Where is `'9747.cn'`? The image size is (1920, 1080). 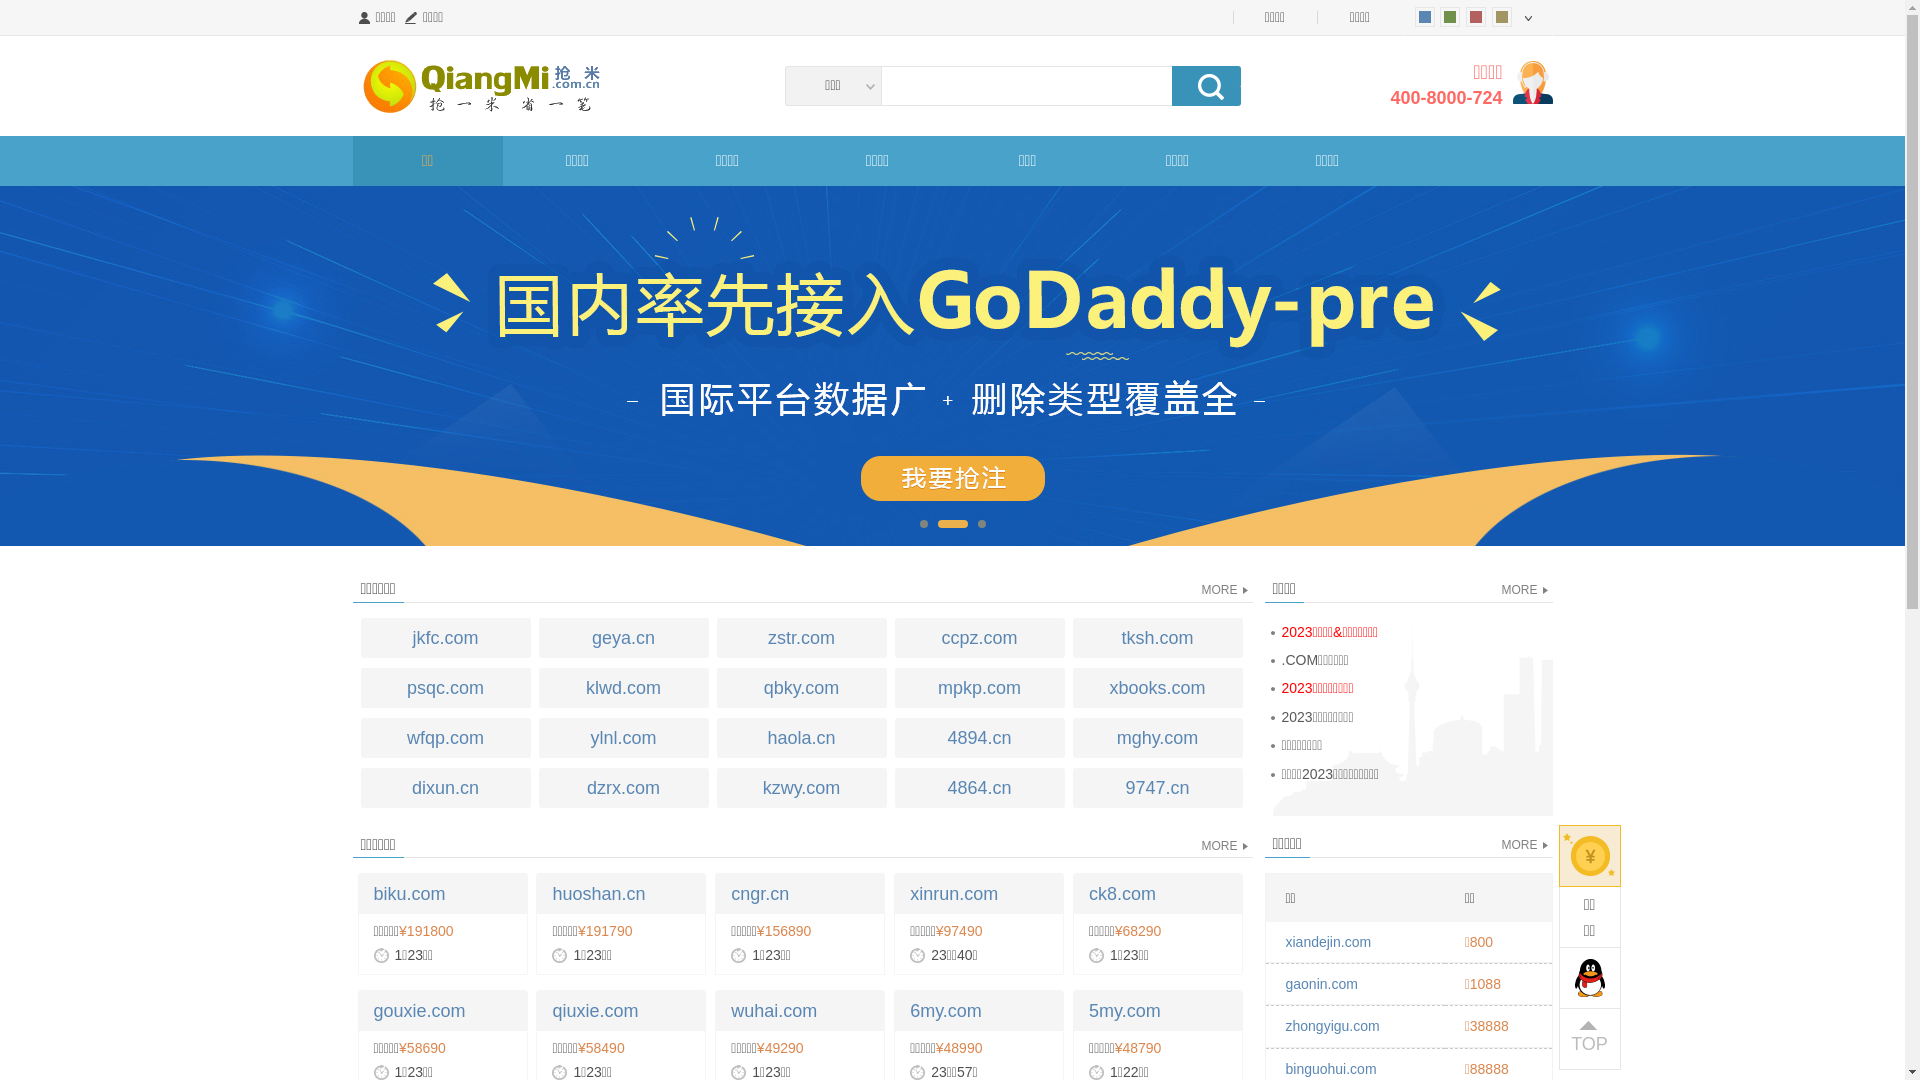 '9747.cn' is located at coordinates (1156, 786).